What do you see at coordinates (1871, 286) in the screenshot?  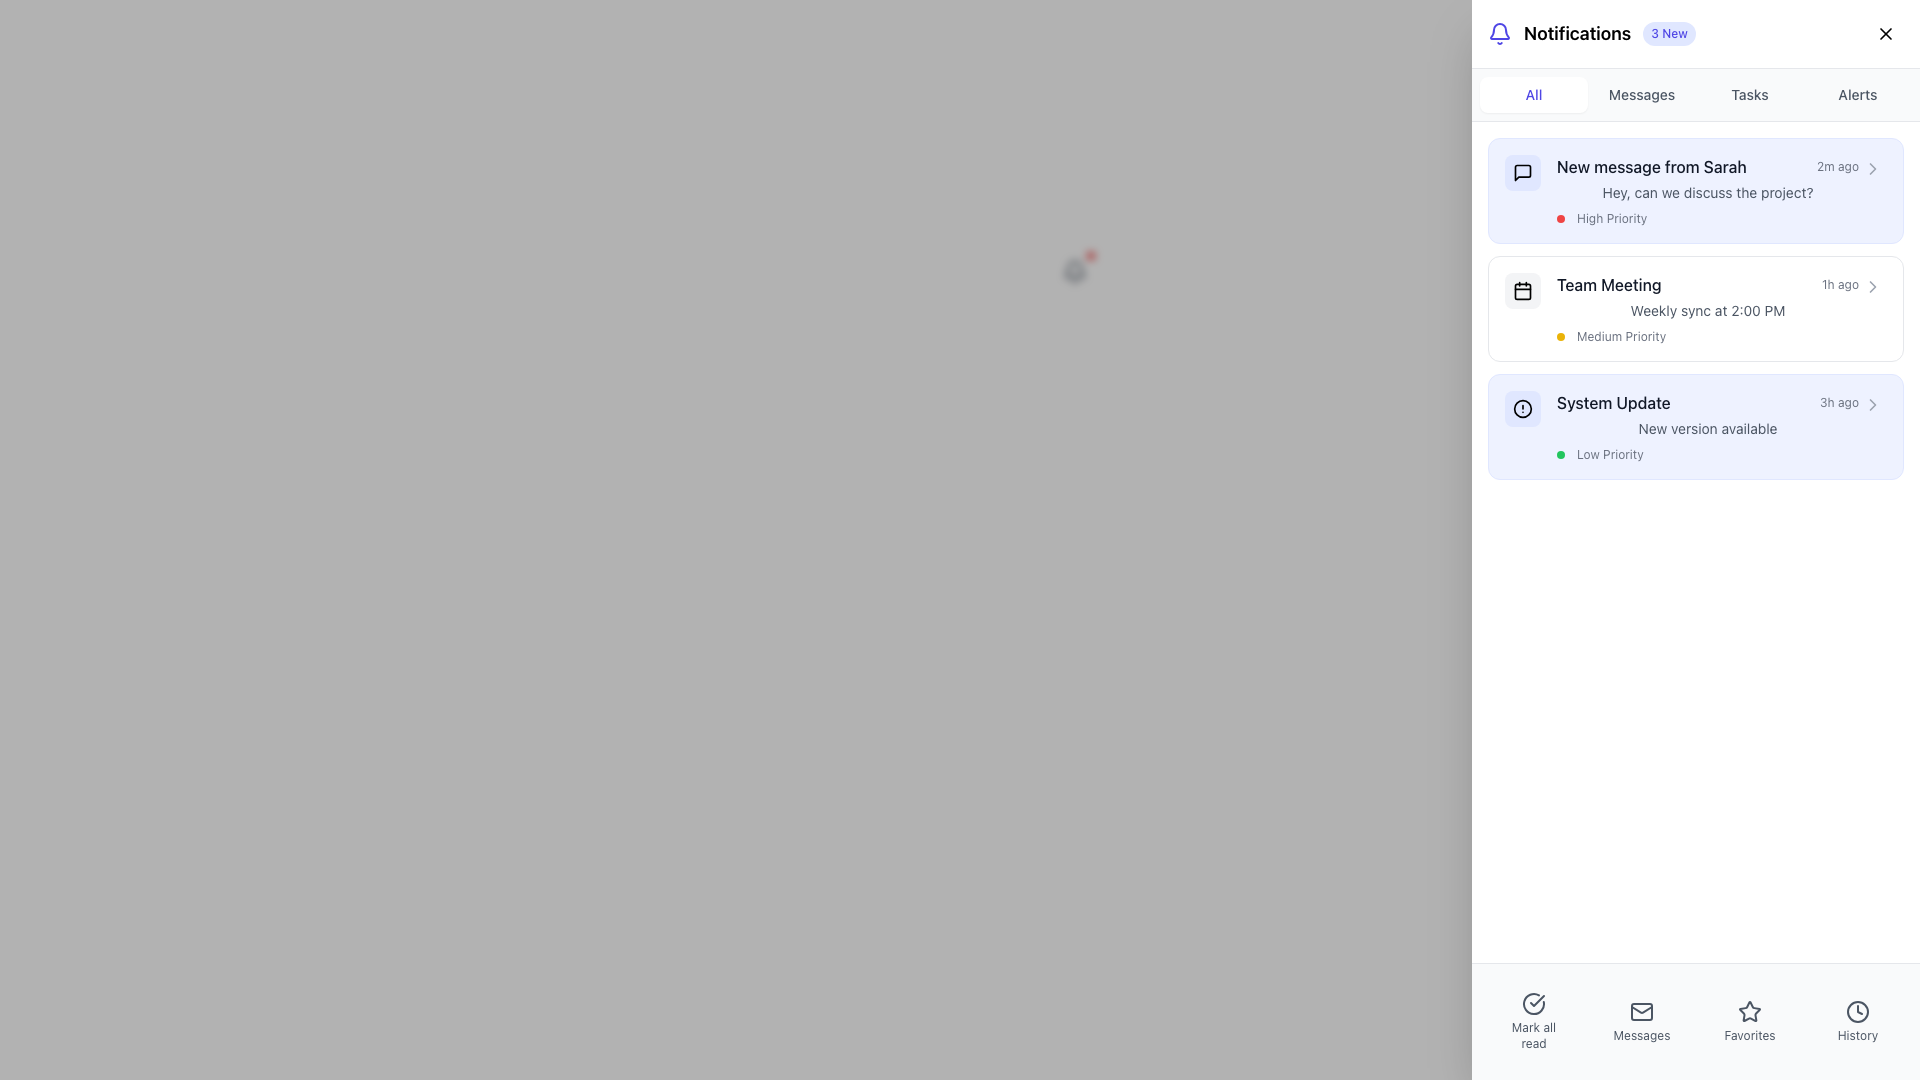 I see `the rightward chevron arrow icon in the 'System Update' notification card` at bounding box center [1871, 286].